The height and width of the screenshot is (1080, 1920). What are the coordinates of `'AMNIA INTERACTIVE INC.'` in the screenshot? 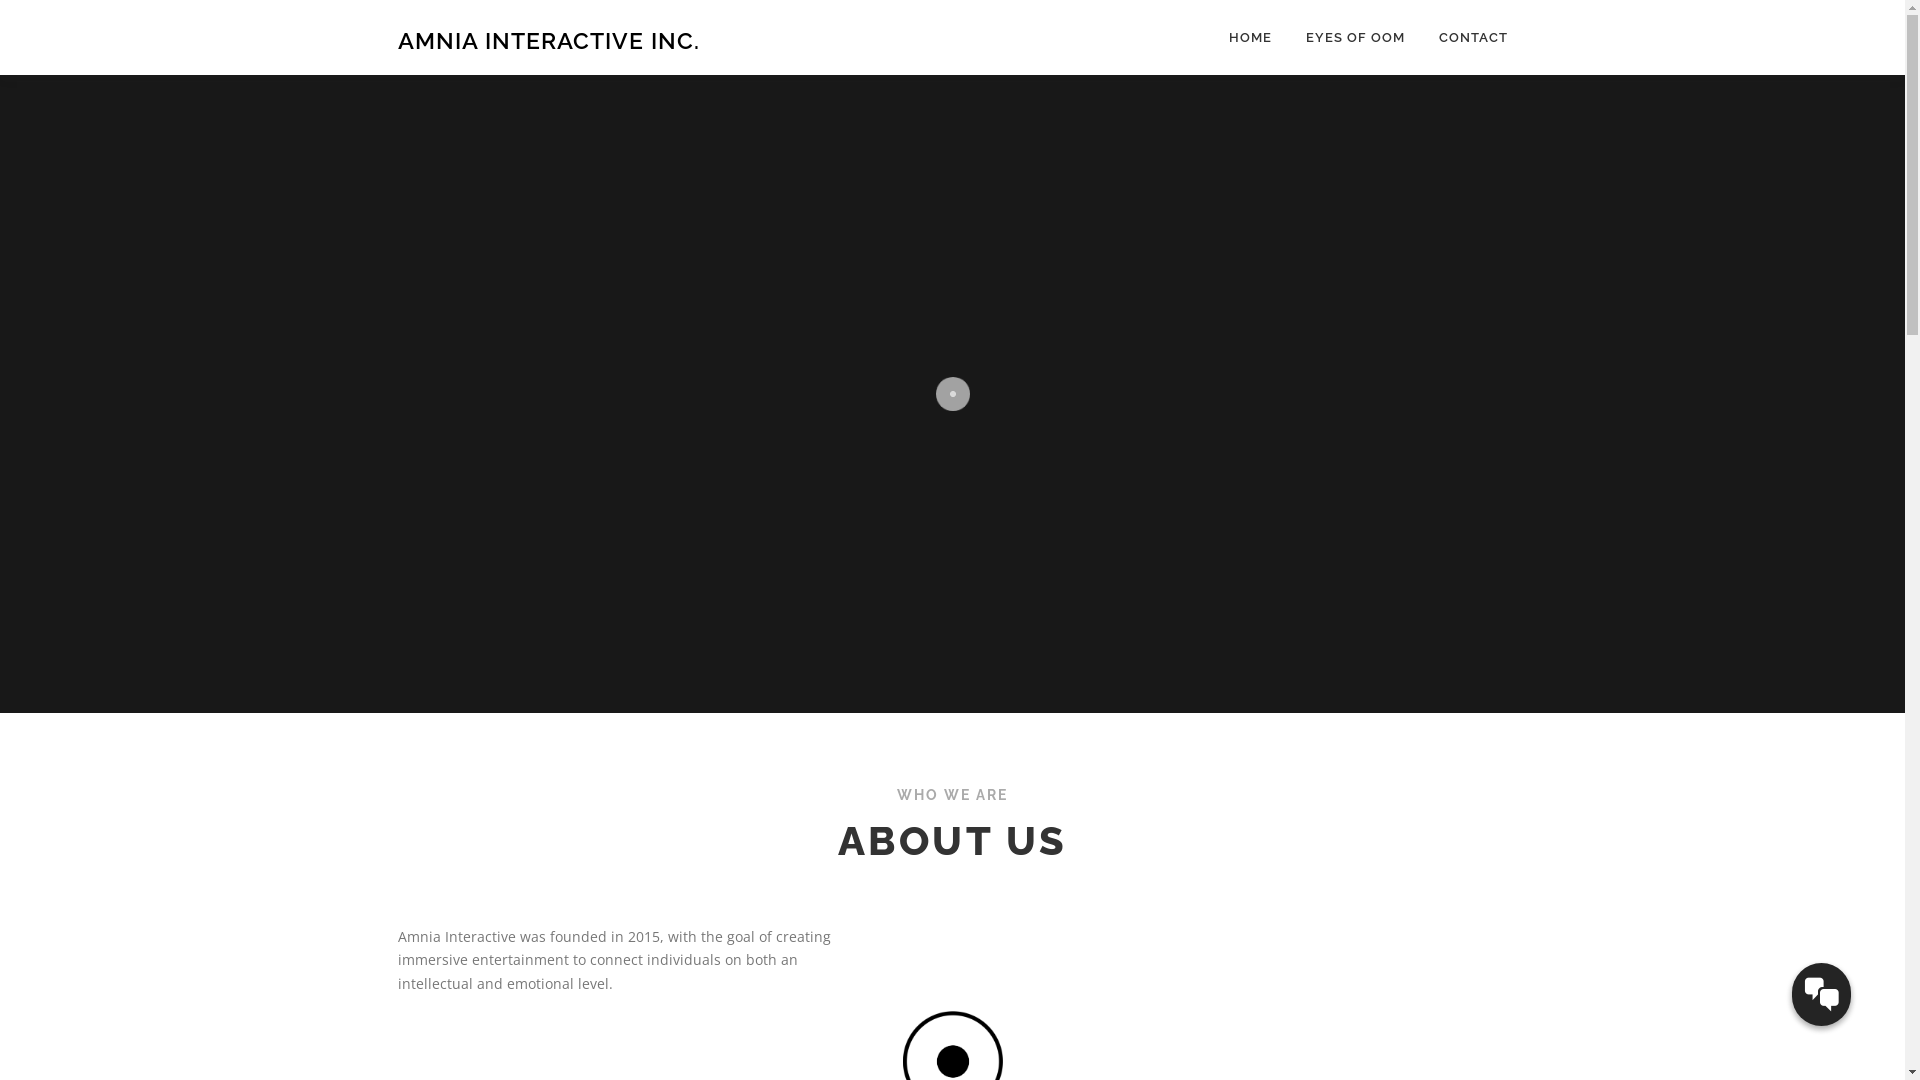 It's located at (548, 40).